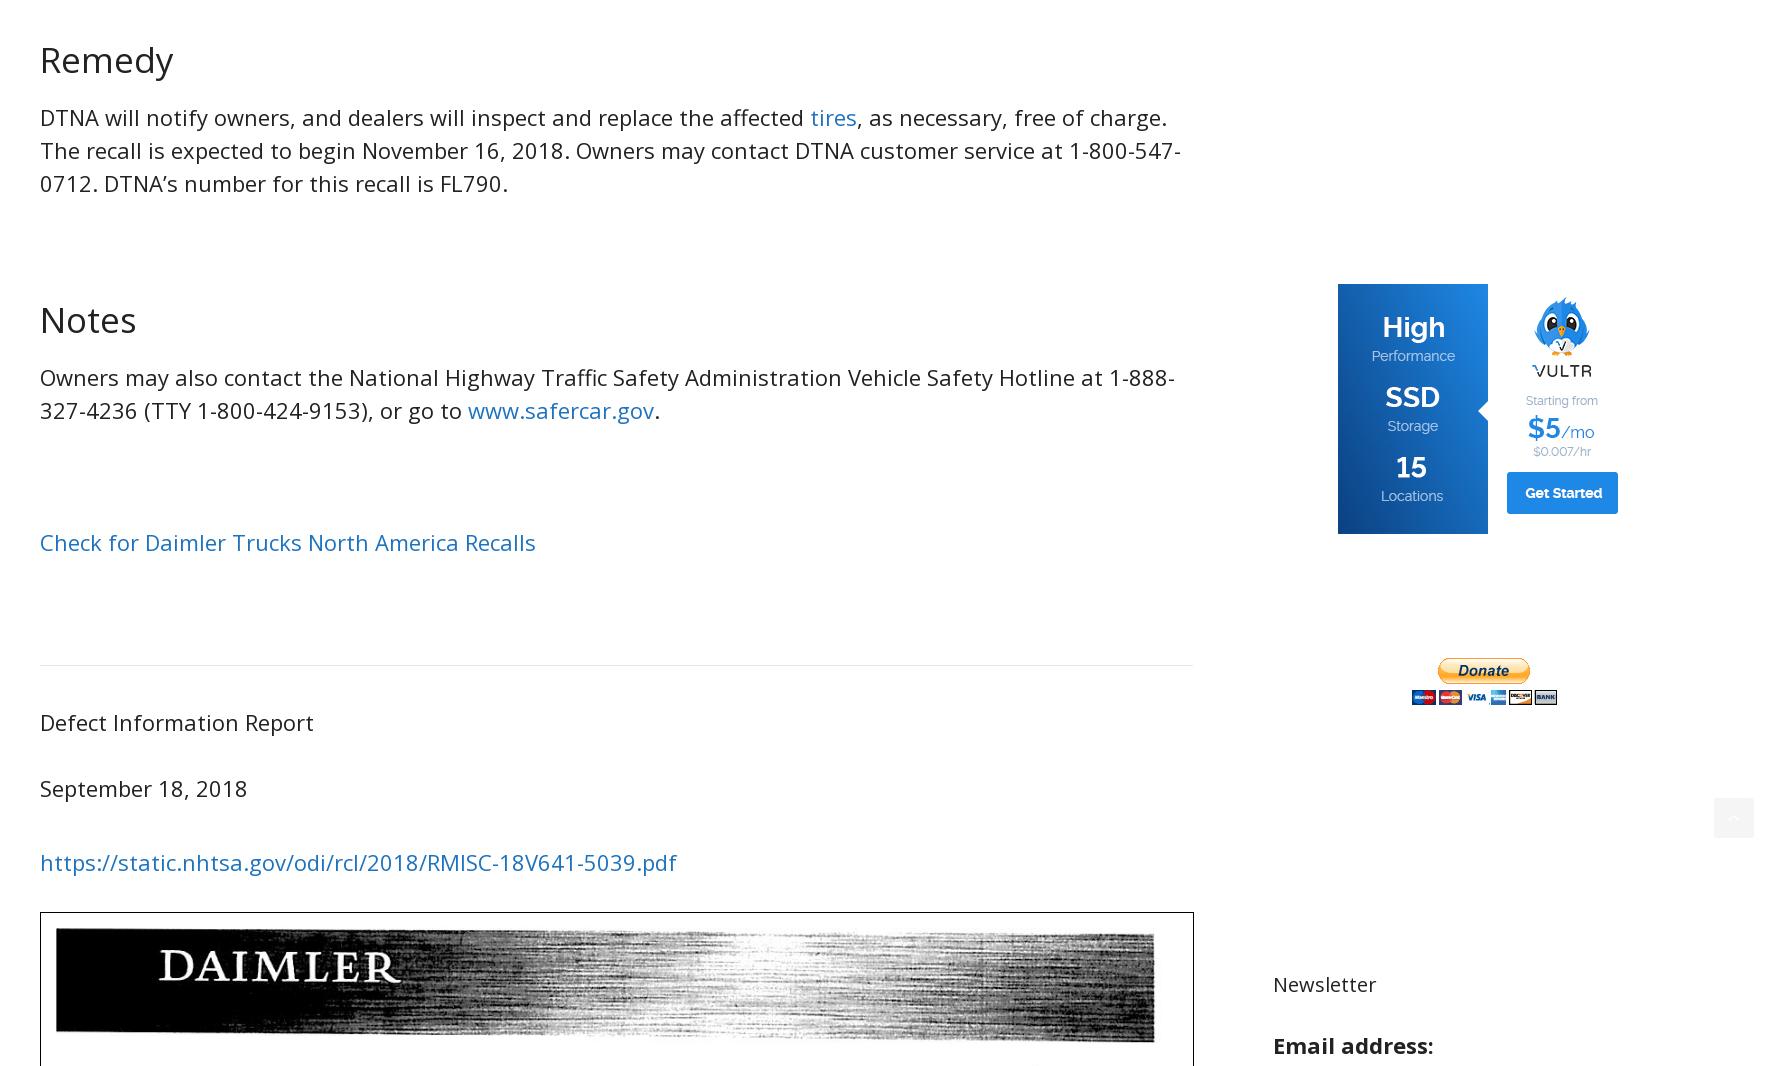  I want to click on 'Remedy', so click(39, 58).